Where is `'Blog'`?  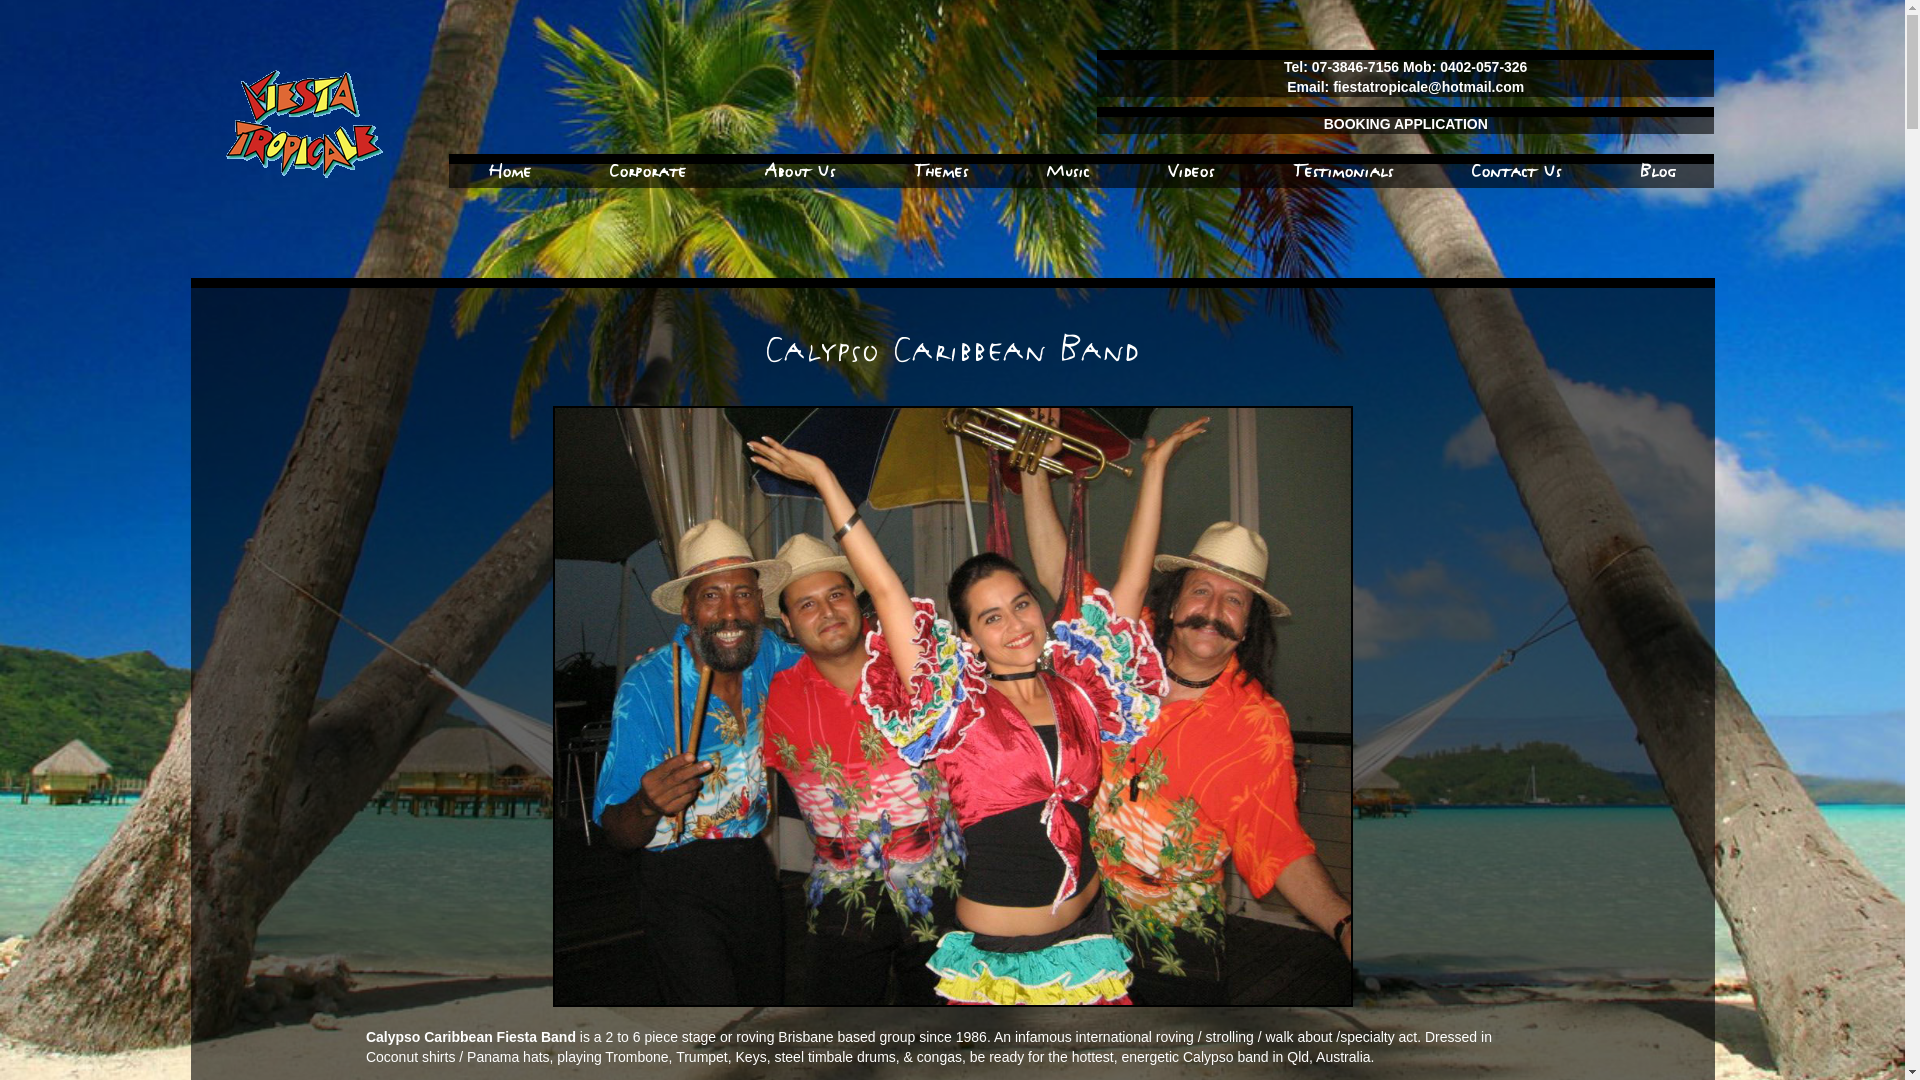
'Blog' is located at coordinates (1657, 169).